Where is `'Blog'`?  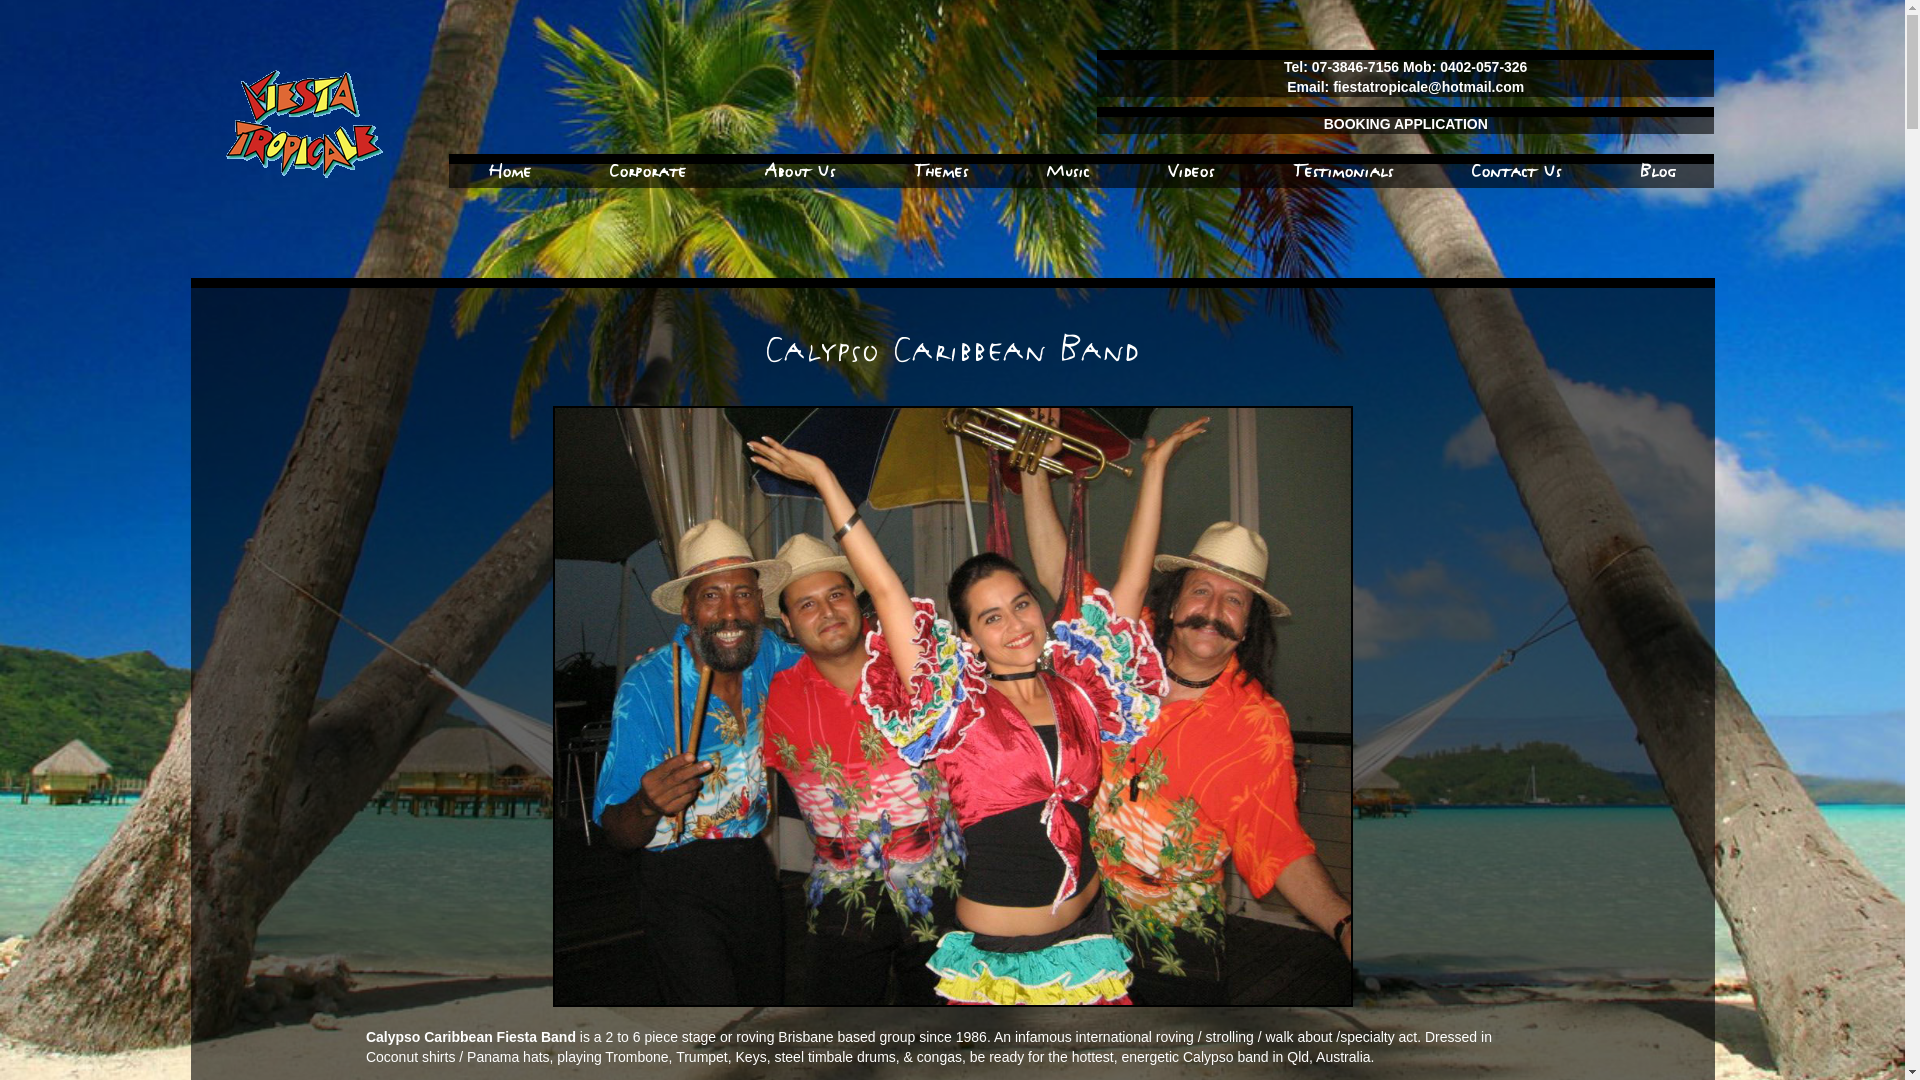
'Blog' is located at coordinates (1657, 169).